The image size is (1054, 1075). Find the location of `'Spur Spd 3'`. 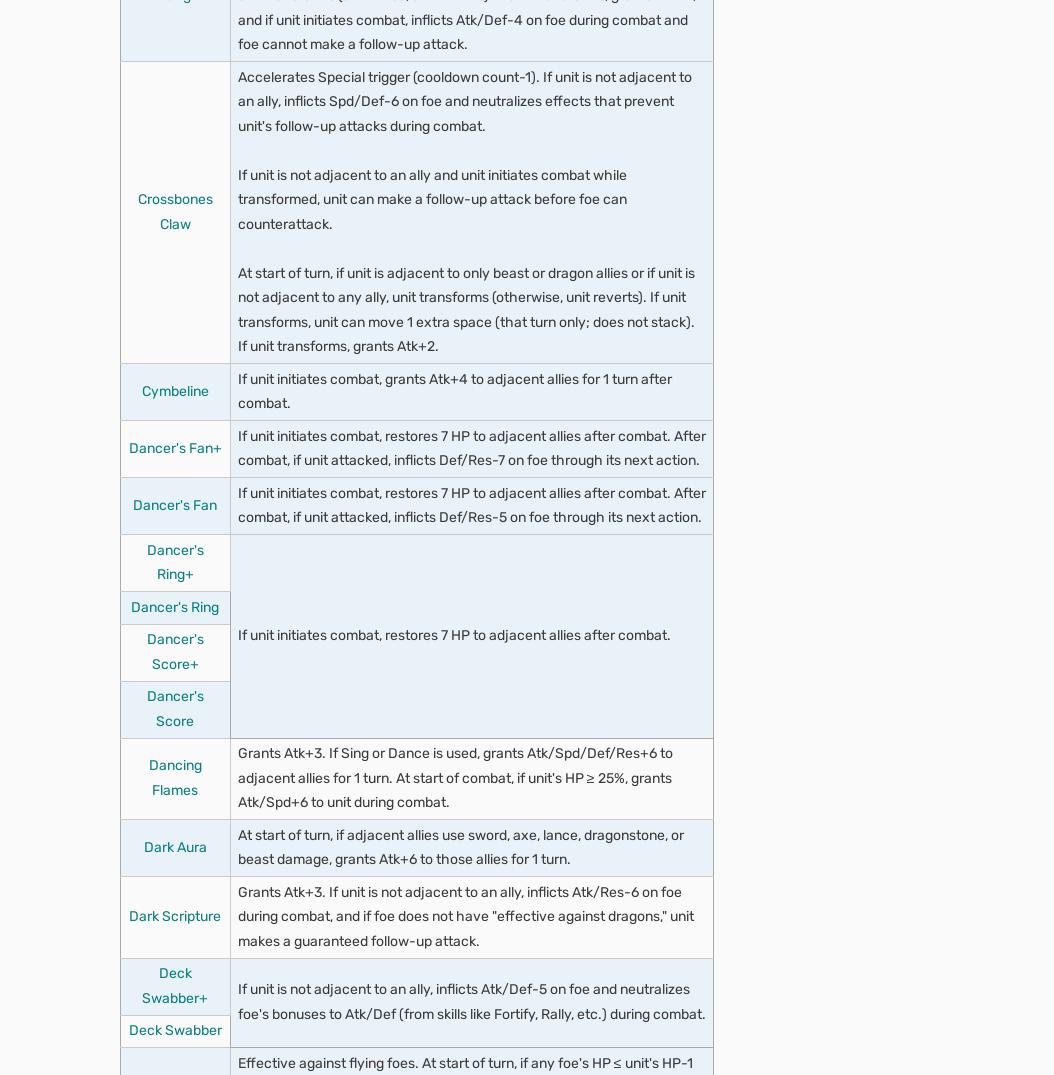

'Spur Spd 3' is located at coordinates (208, 626).